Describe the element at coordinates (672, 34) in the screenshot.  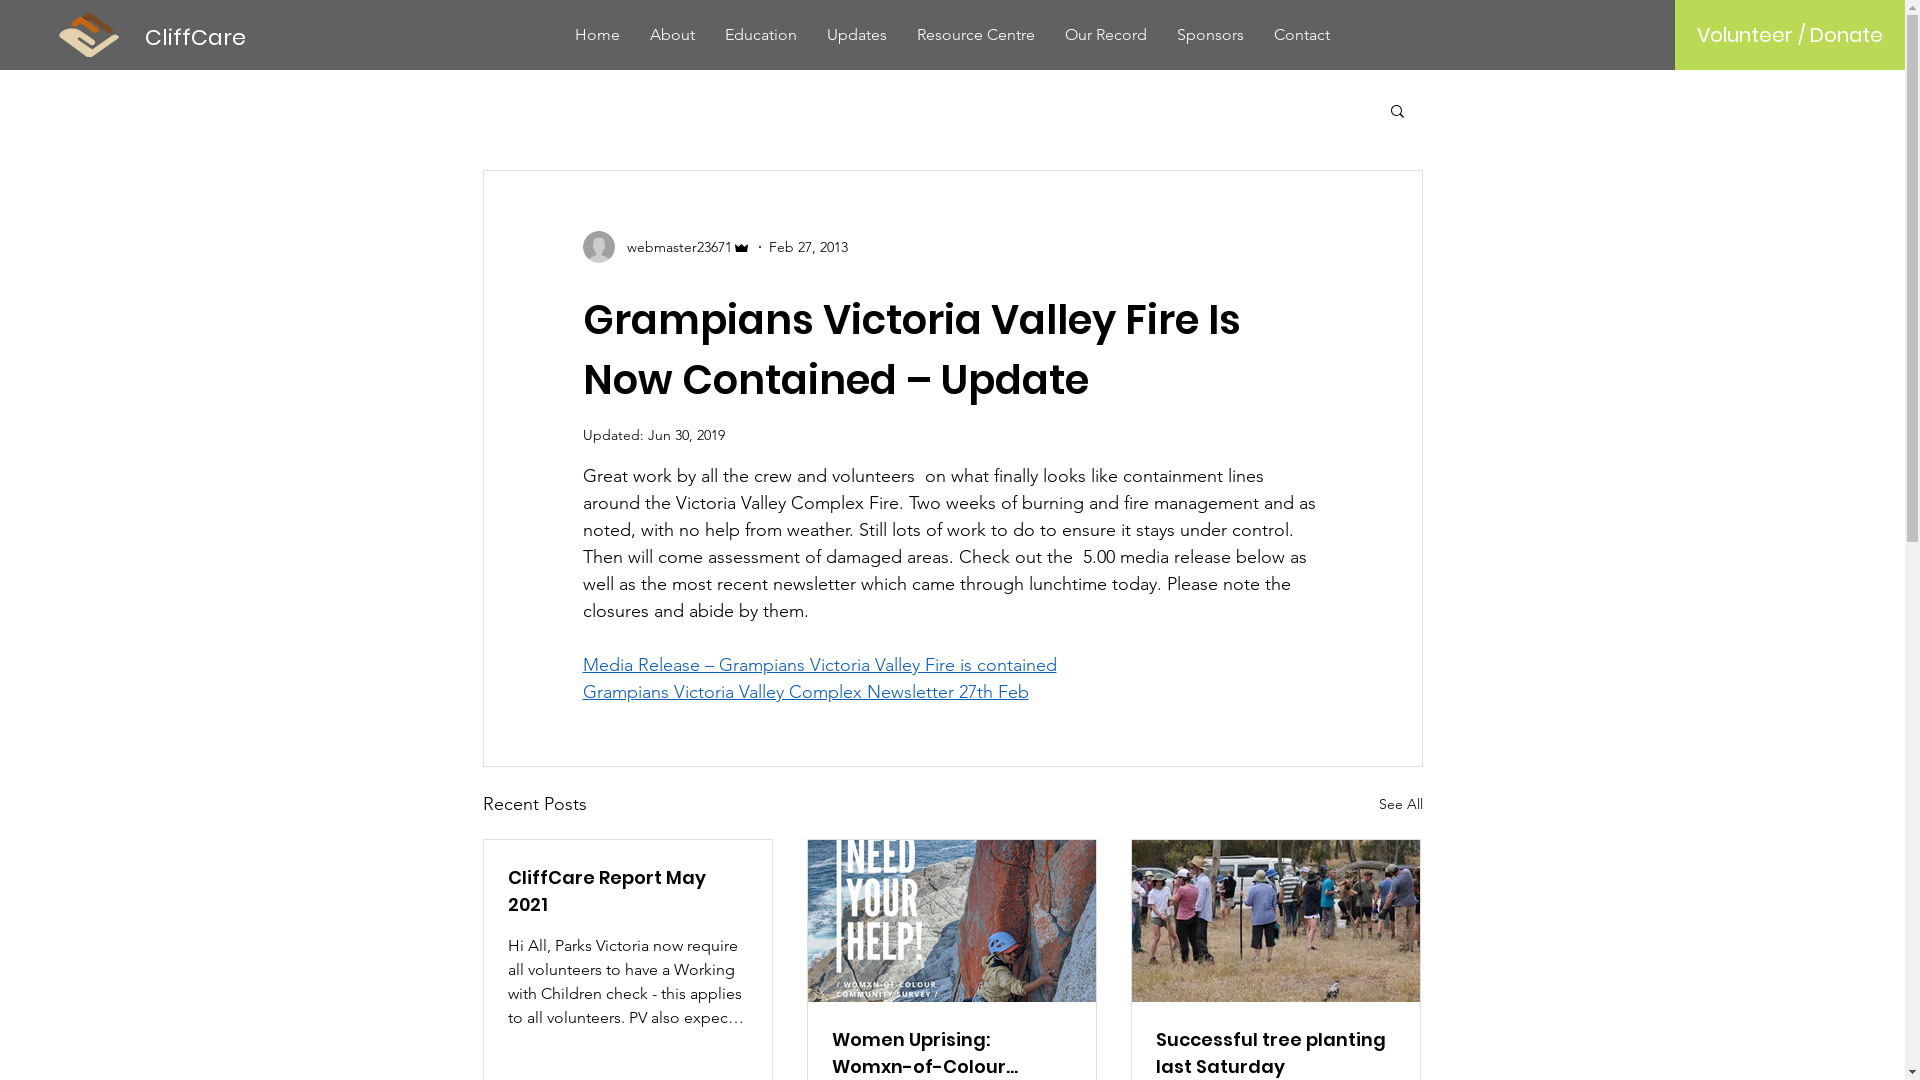
I see `'About'` at that location.